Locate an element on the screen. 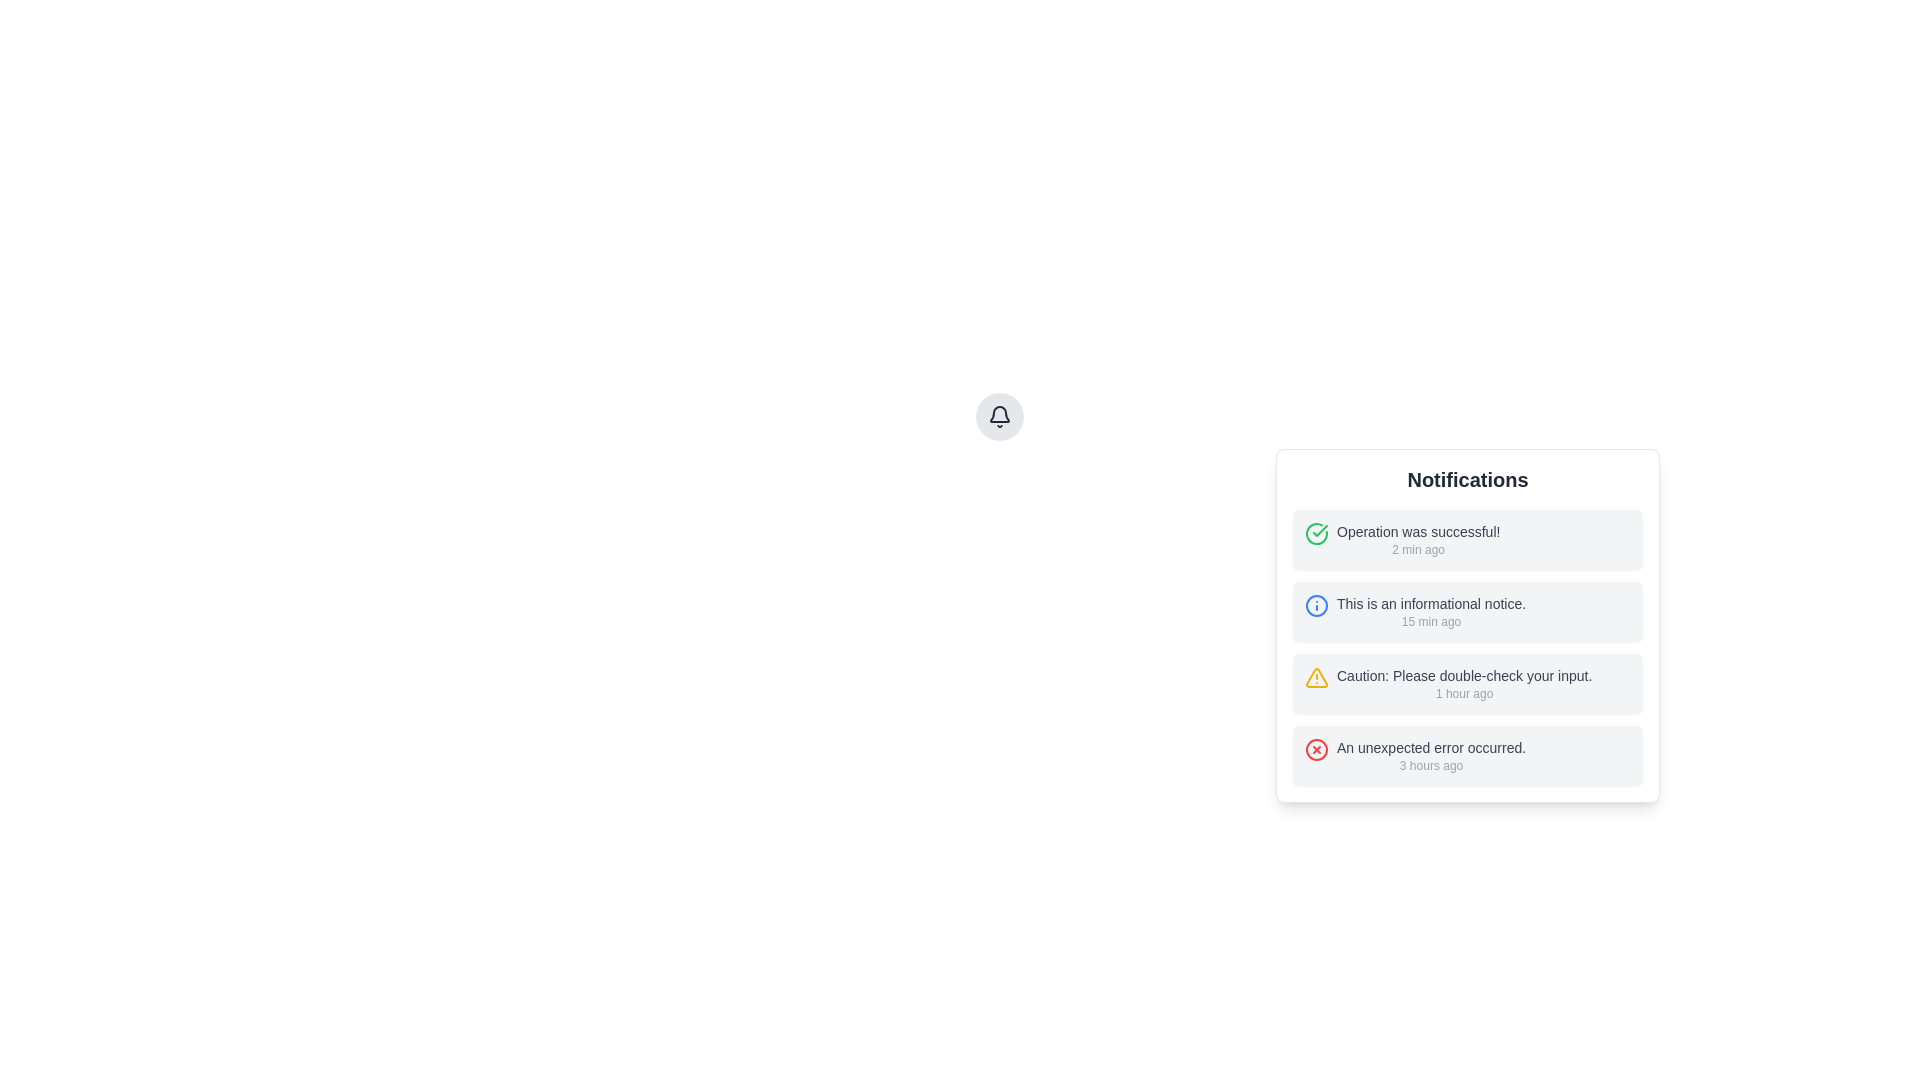 Image resolution: width=1920 pixels, height=1080 pixels. the error notification icon located to the left of the text 'An unexpected error occurred' in the notification area with a light gray background is located at coordinates (1316, 749).